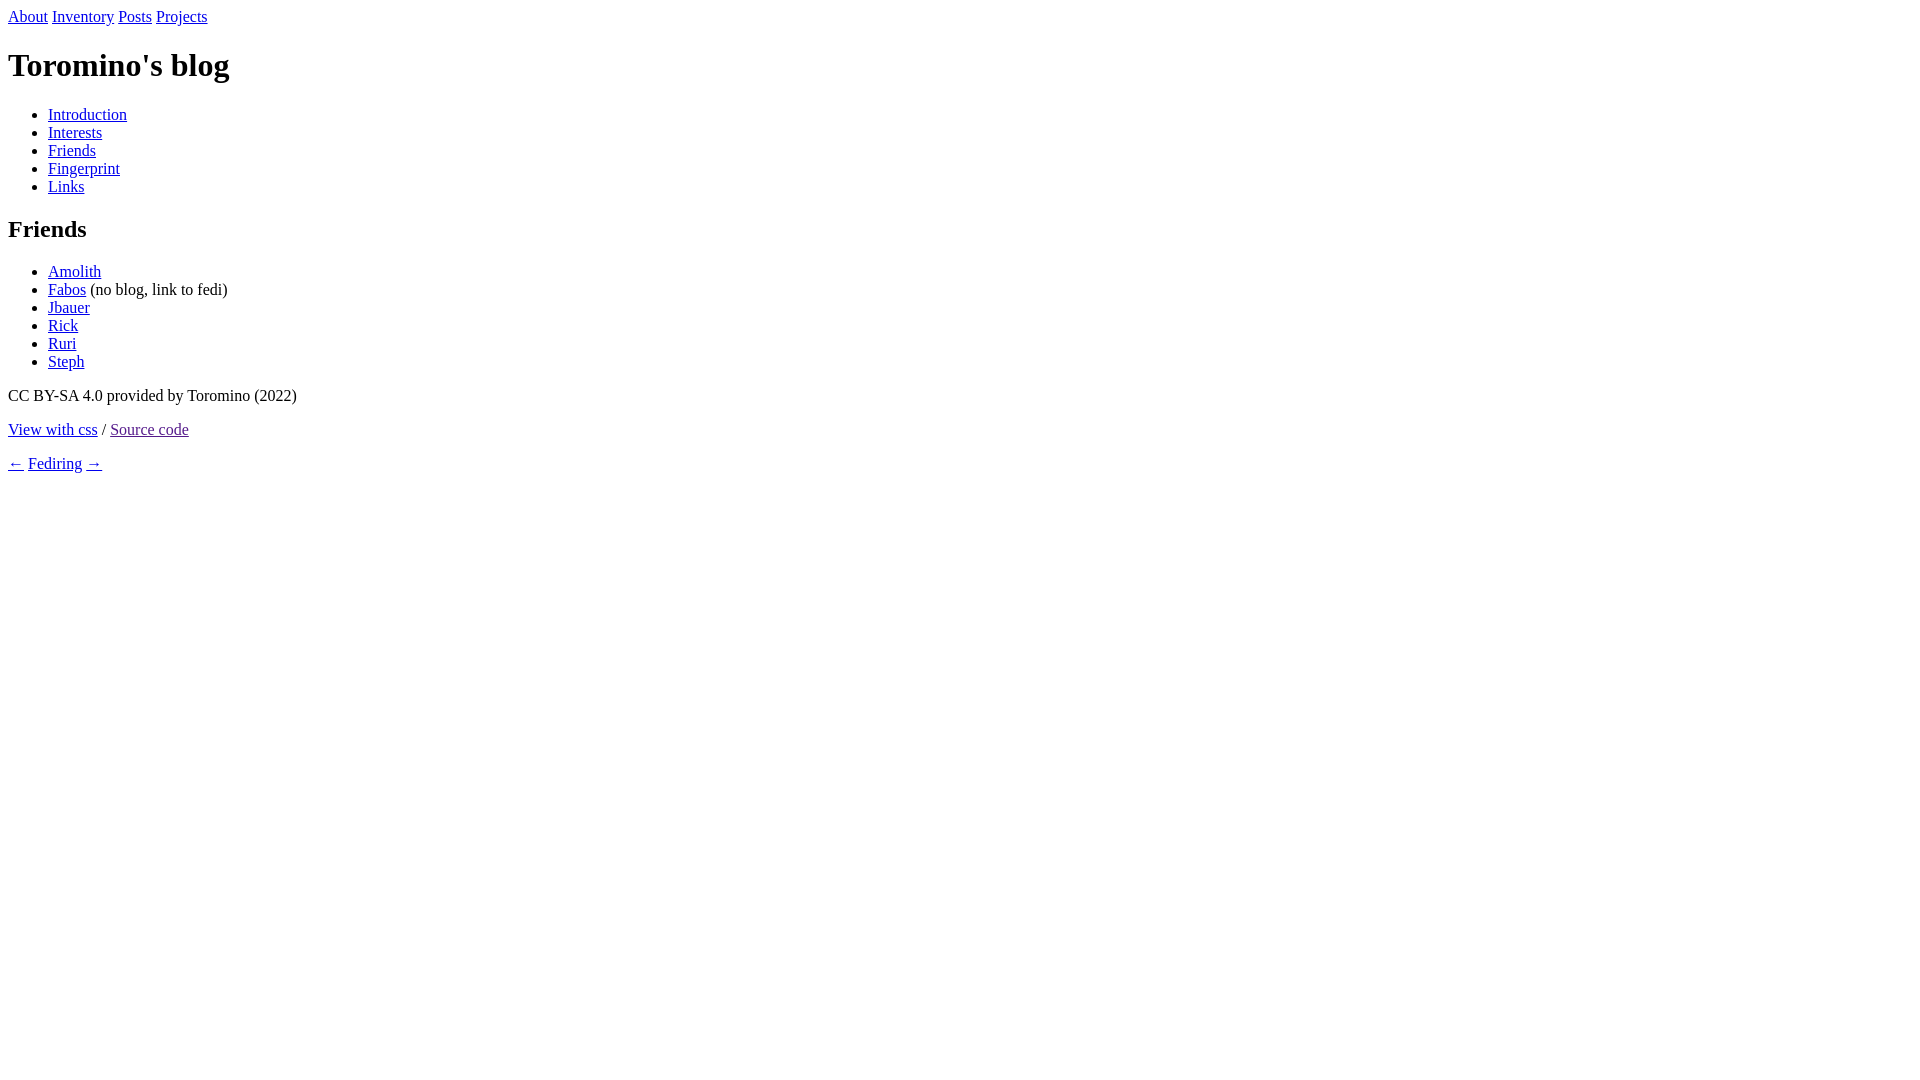 The image size is (1920, 1080). I want to click on 'Source code', so click(148, 428).